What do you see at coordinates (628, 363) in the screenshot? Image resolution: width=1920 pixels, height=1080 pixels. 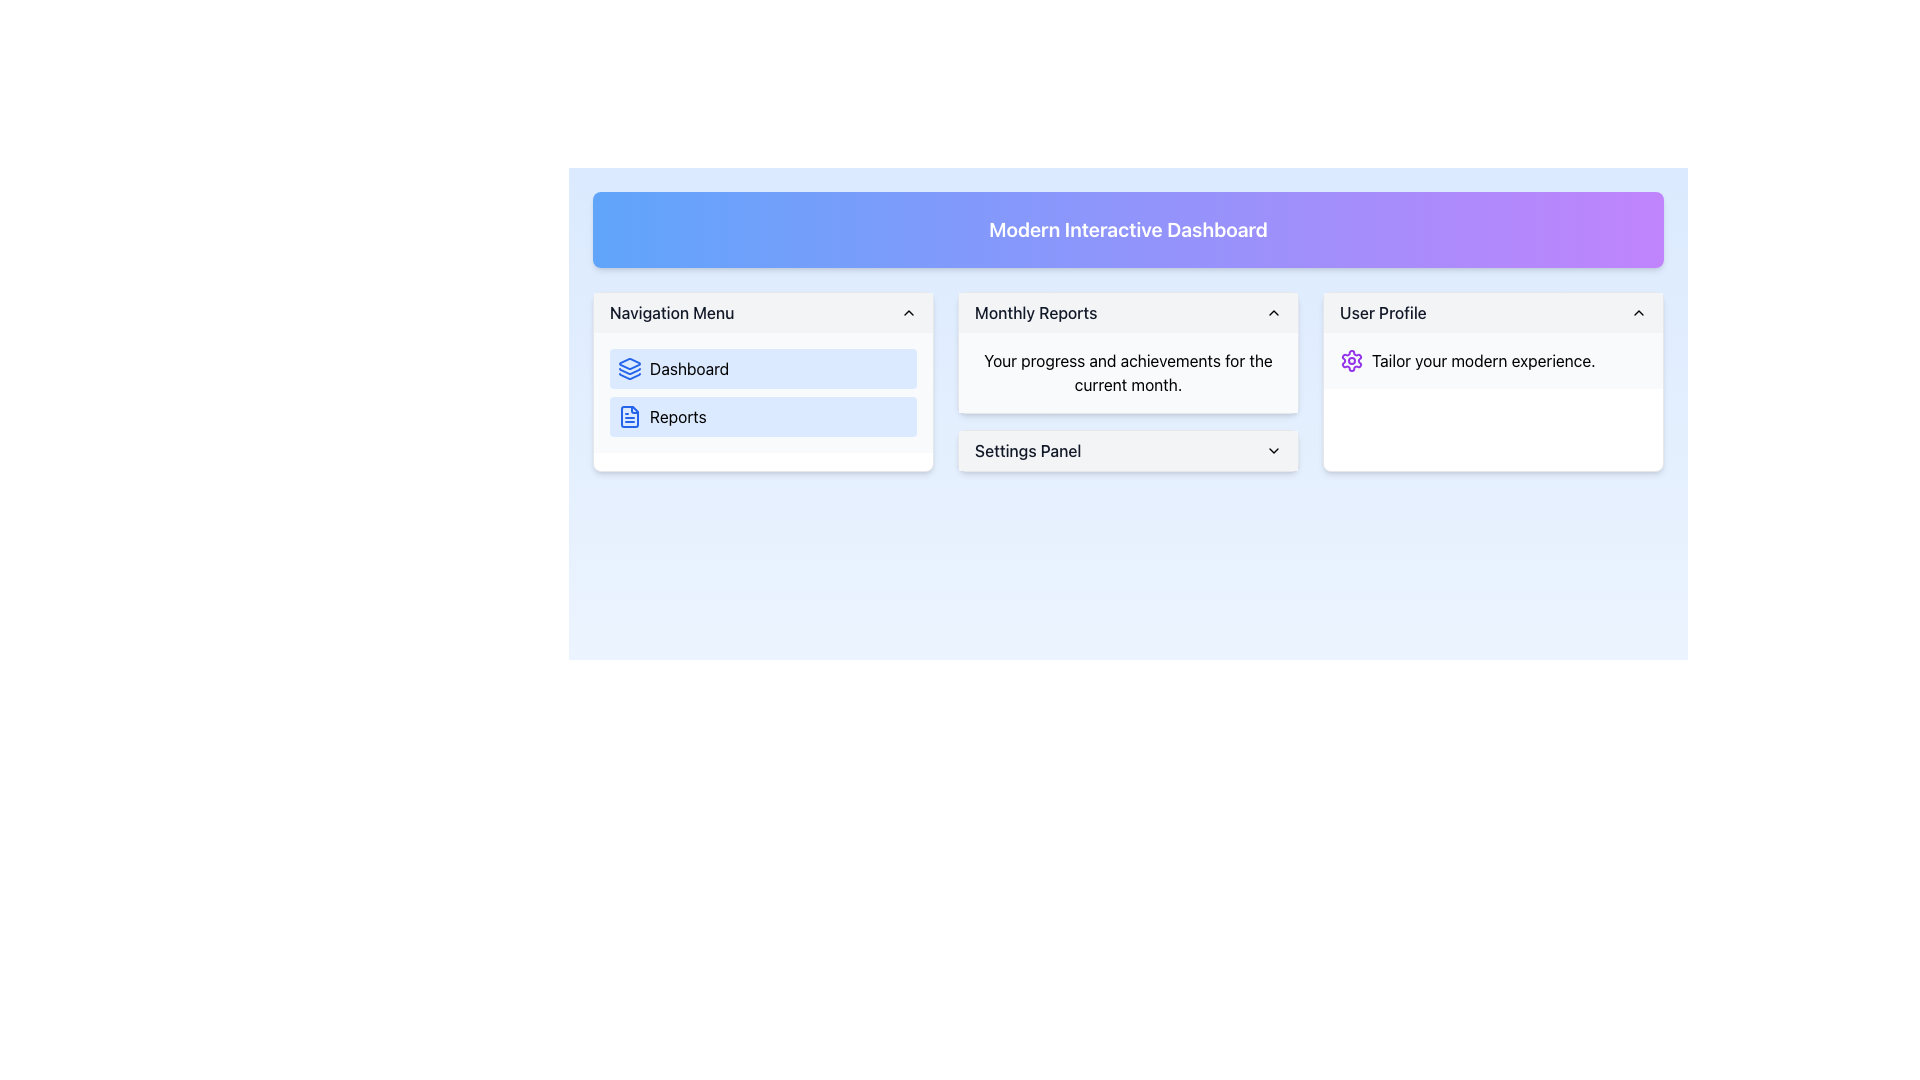 I see `the gemstone-shaped icon in the navigation menu, which is the topmost element of three stacked polygons` at bounding box center [628, 363].